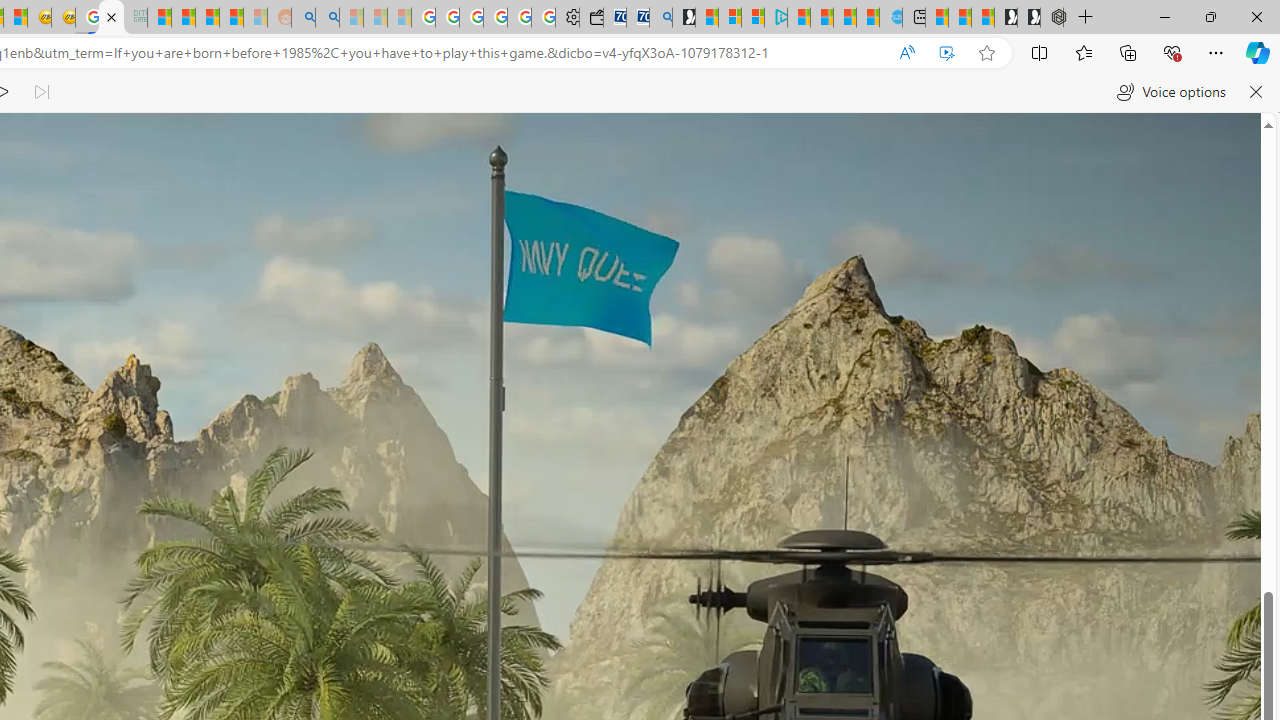 The height and width of the screenshot is (720, 1280). I want to click on 'Enhance video', so click(945, 52).